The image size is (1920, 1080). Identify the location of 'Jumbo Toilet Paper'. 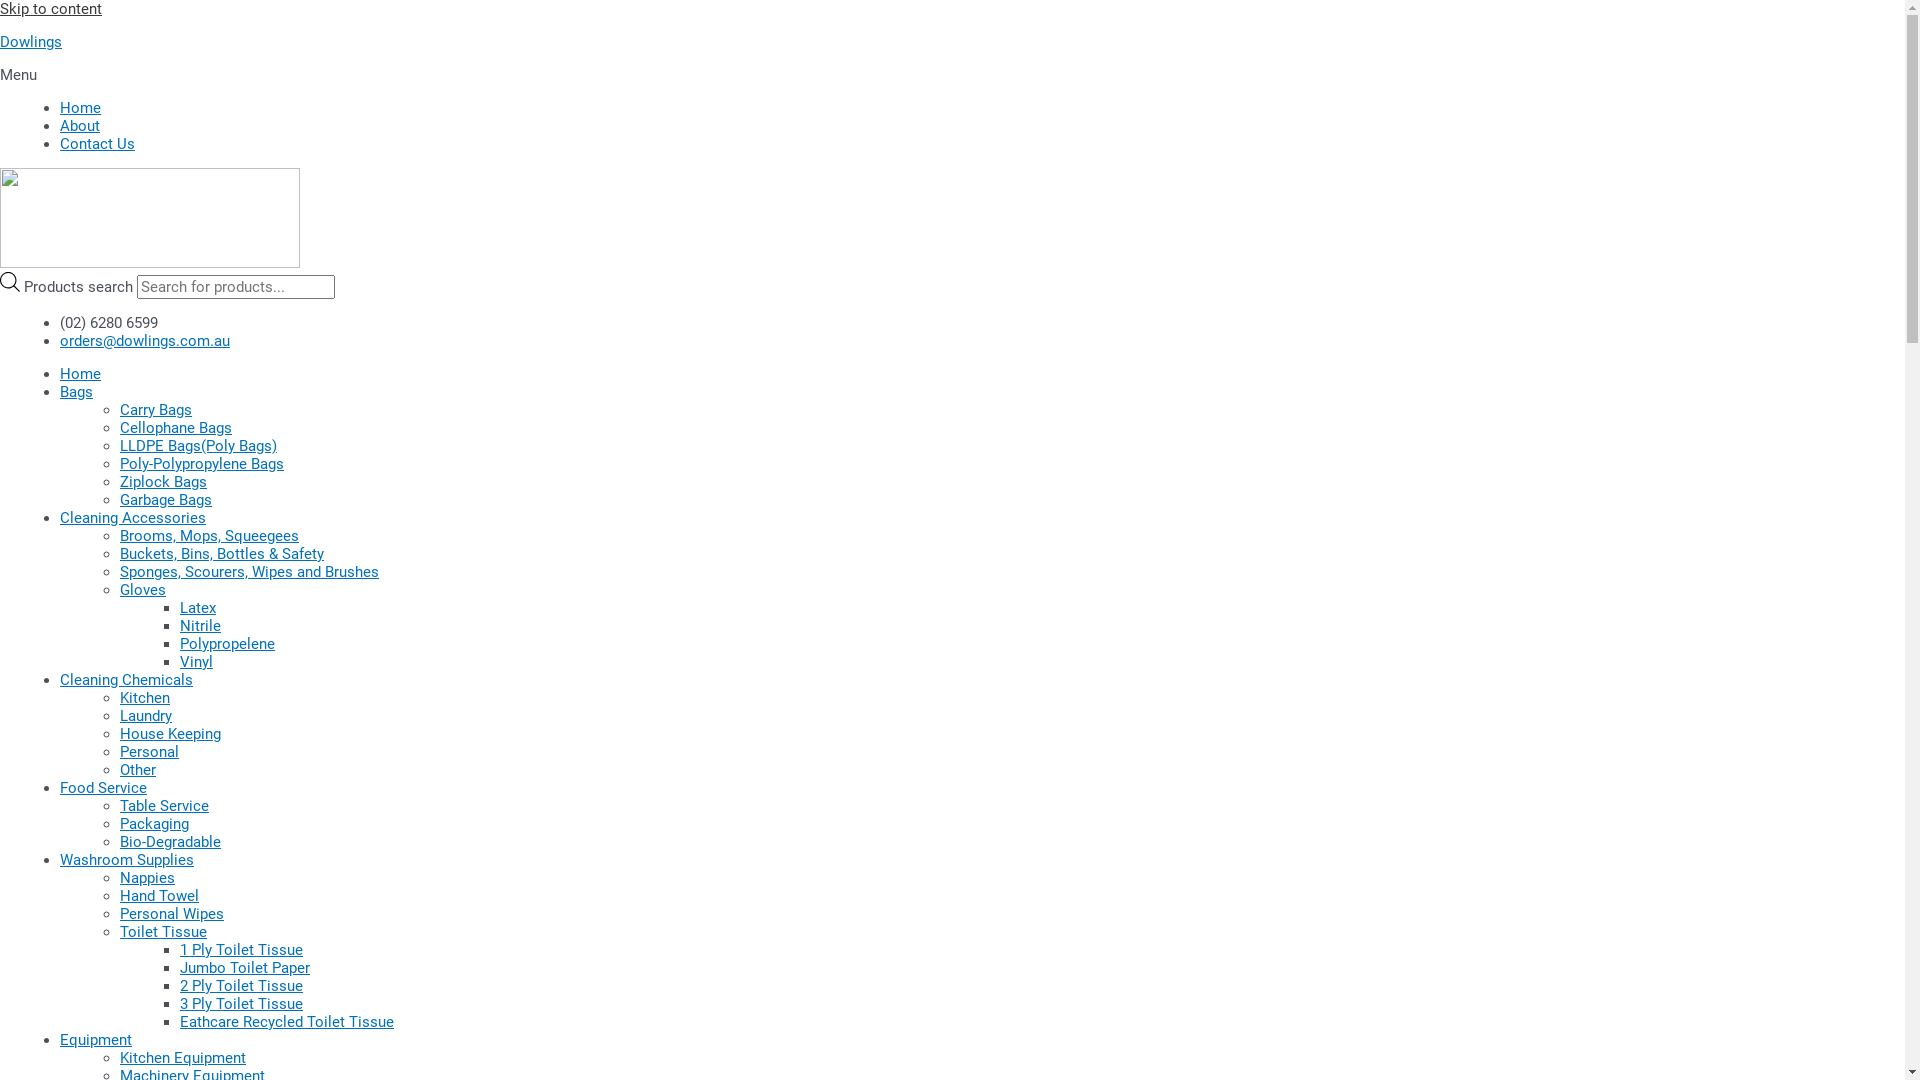
(243, 967).